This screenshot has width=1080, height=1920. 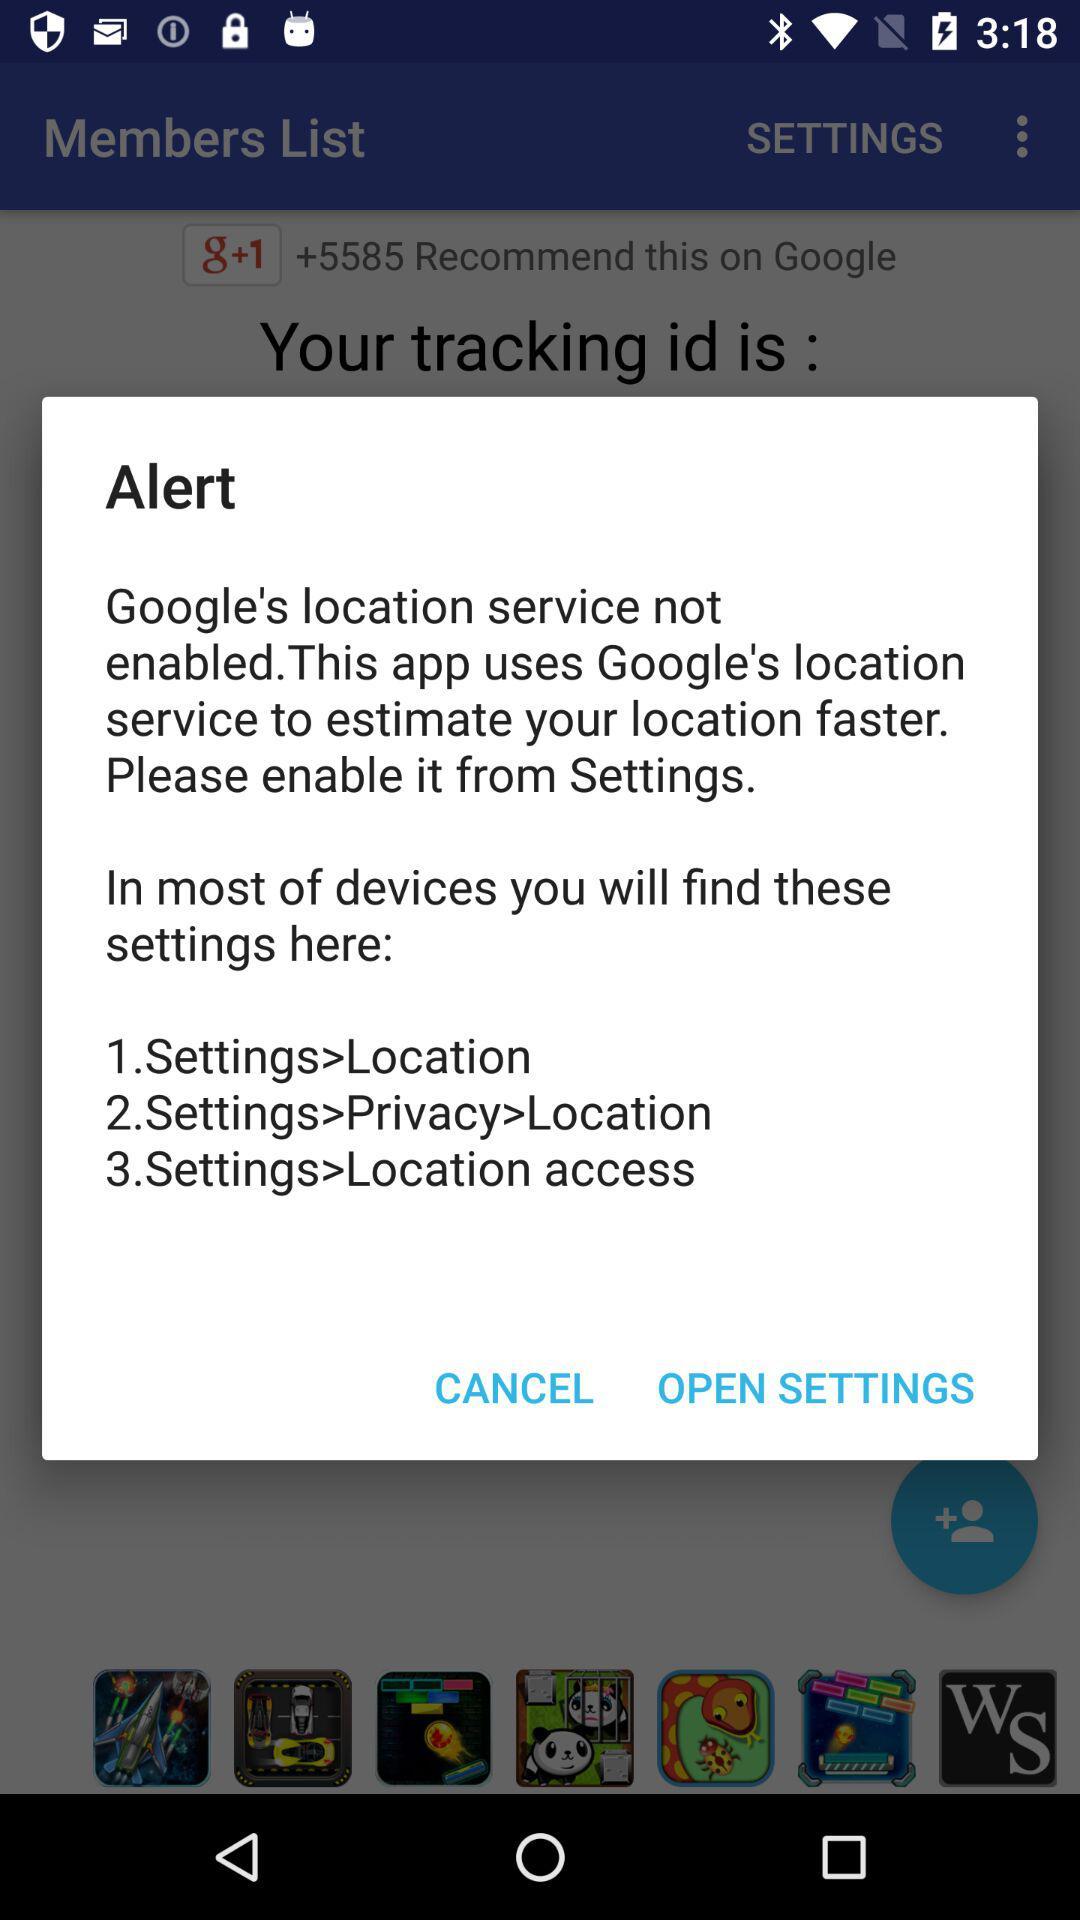 I want to click on item below google s location icon, so click(x=513, y=1385).